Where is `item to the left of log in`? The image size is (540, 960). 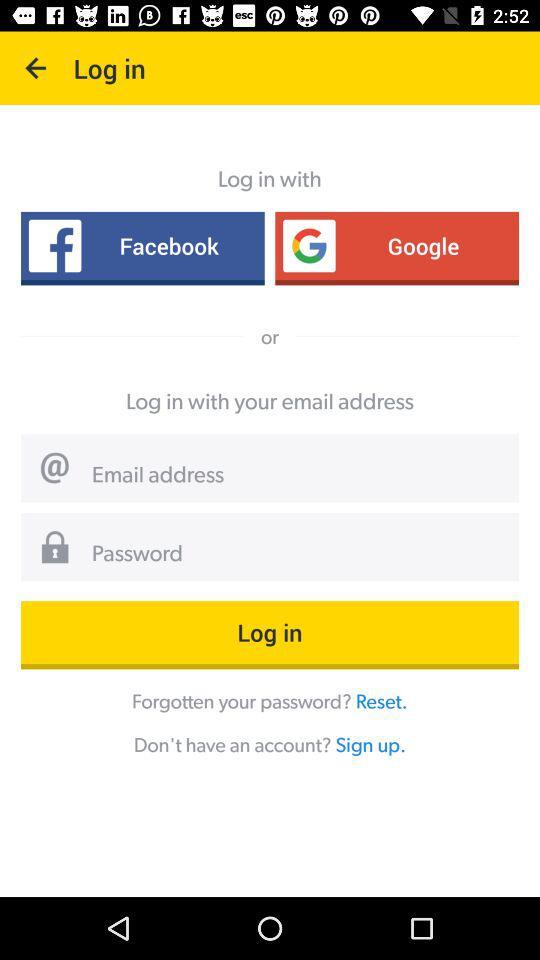 item to the left of log in is located at coordinates (36, 68).